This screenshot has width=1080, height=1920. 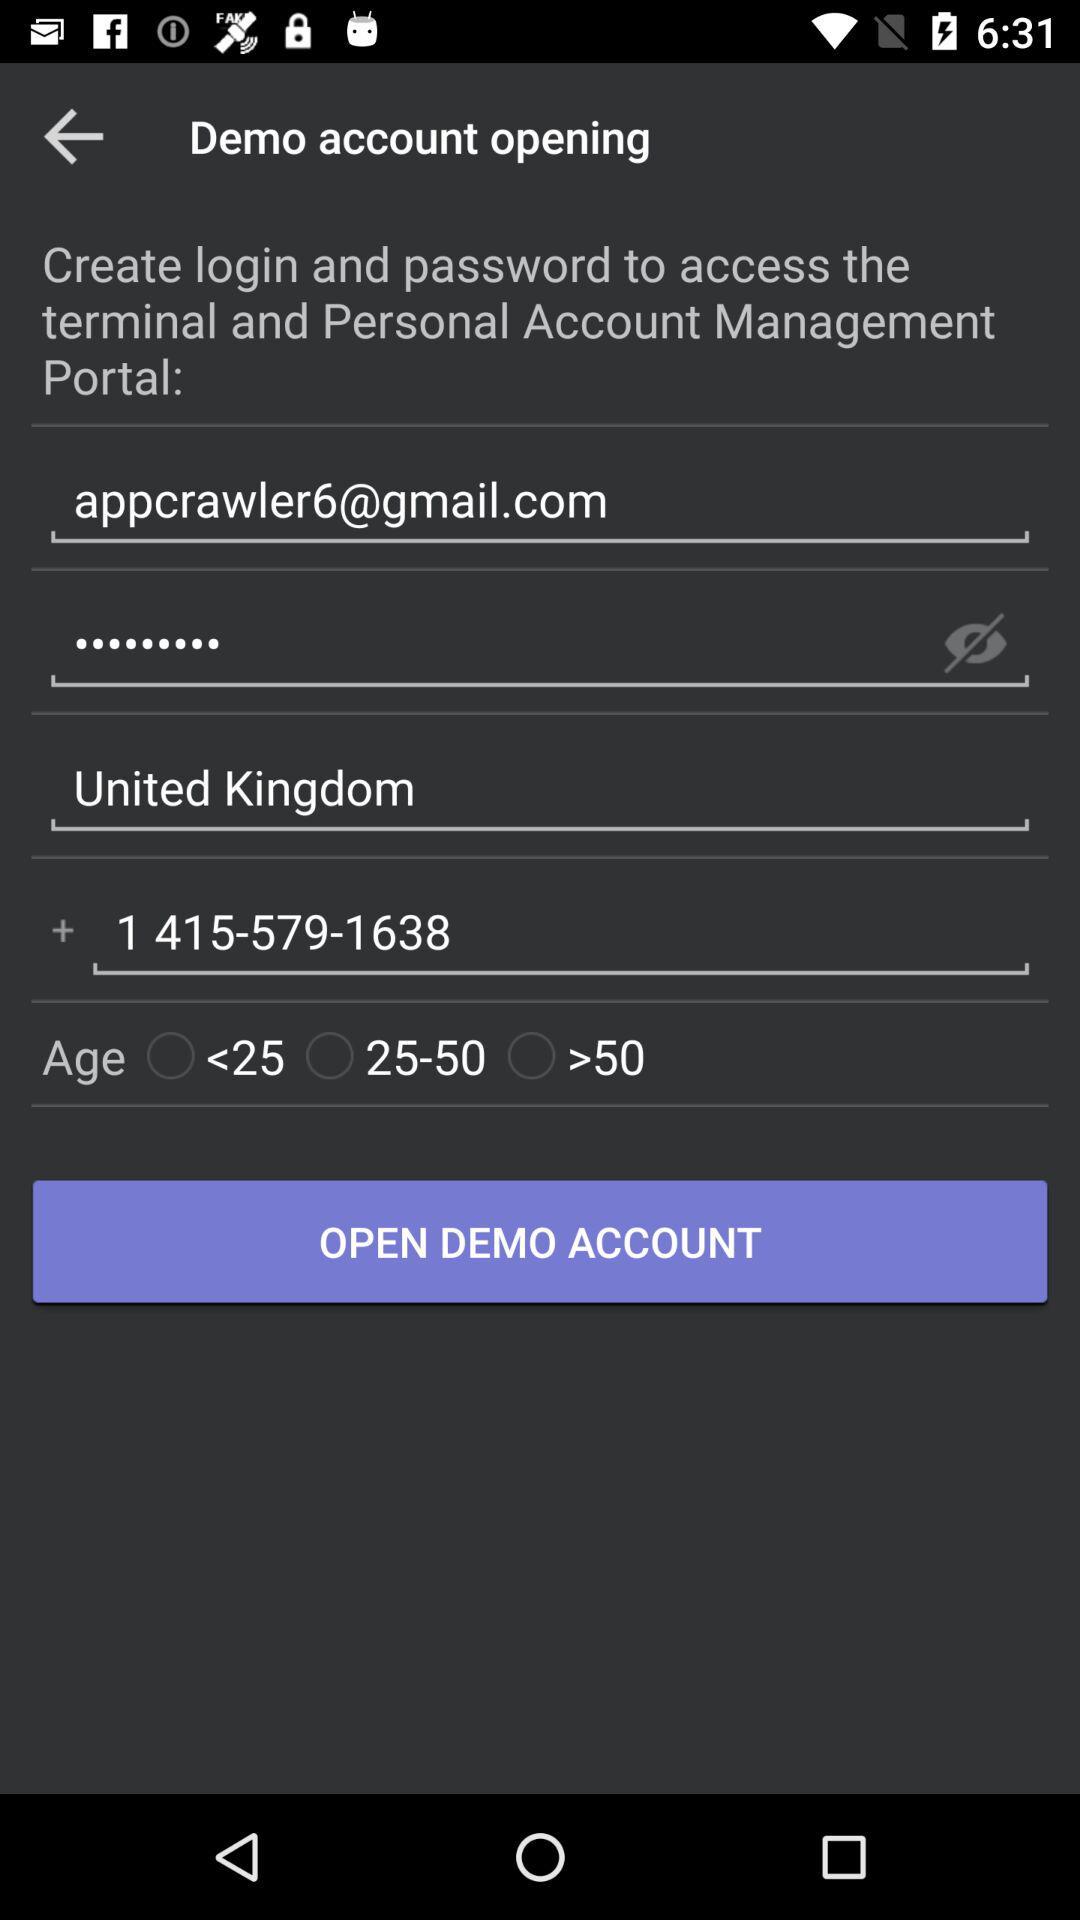 I want to click on show or hide password, so click(x=974, y=643).